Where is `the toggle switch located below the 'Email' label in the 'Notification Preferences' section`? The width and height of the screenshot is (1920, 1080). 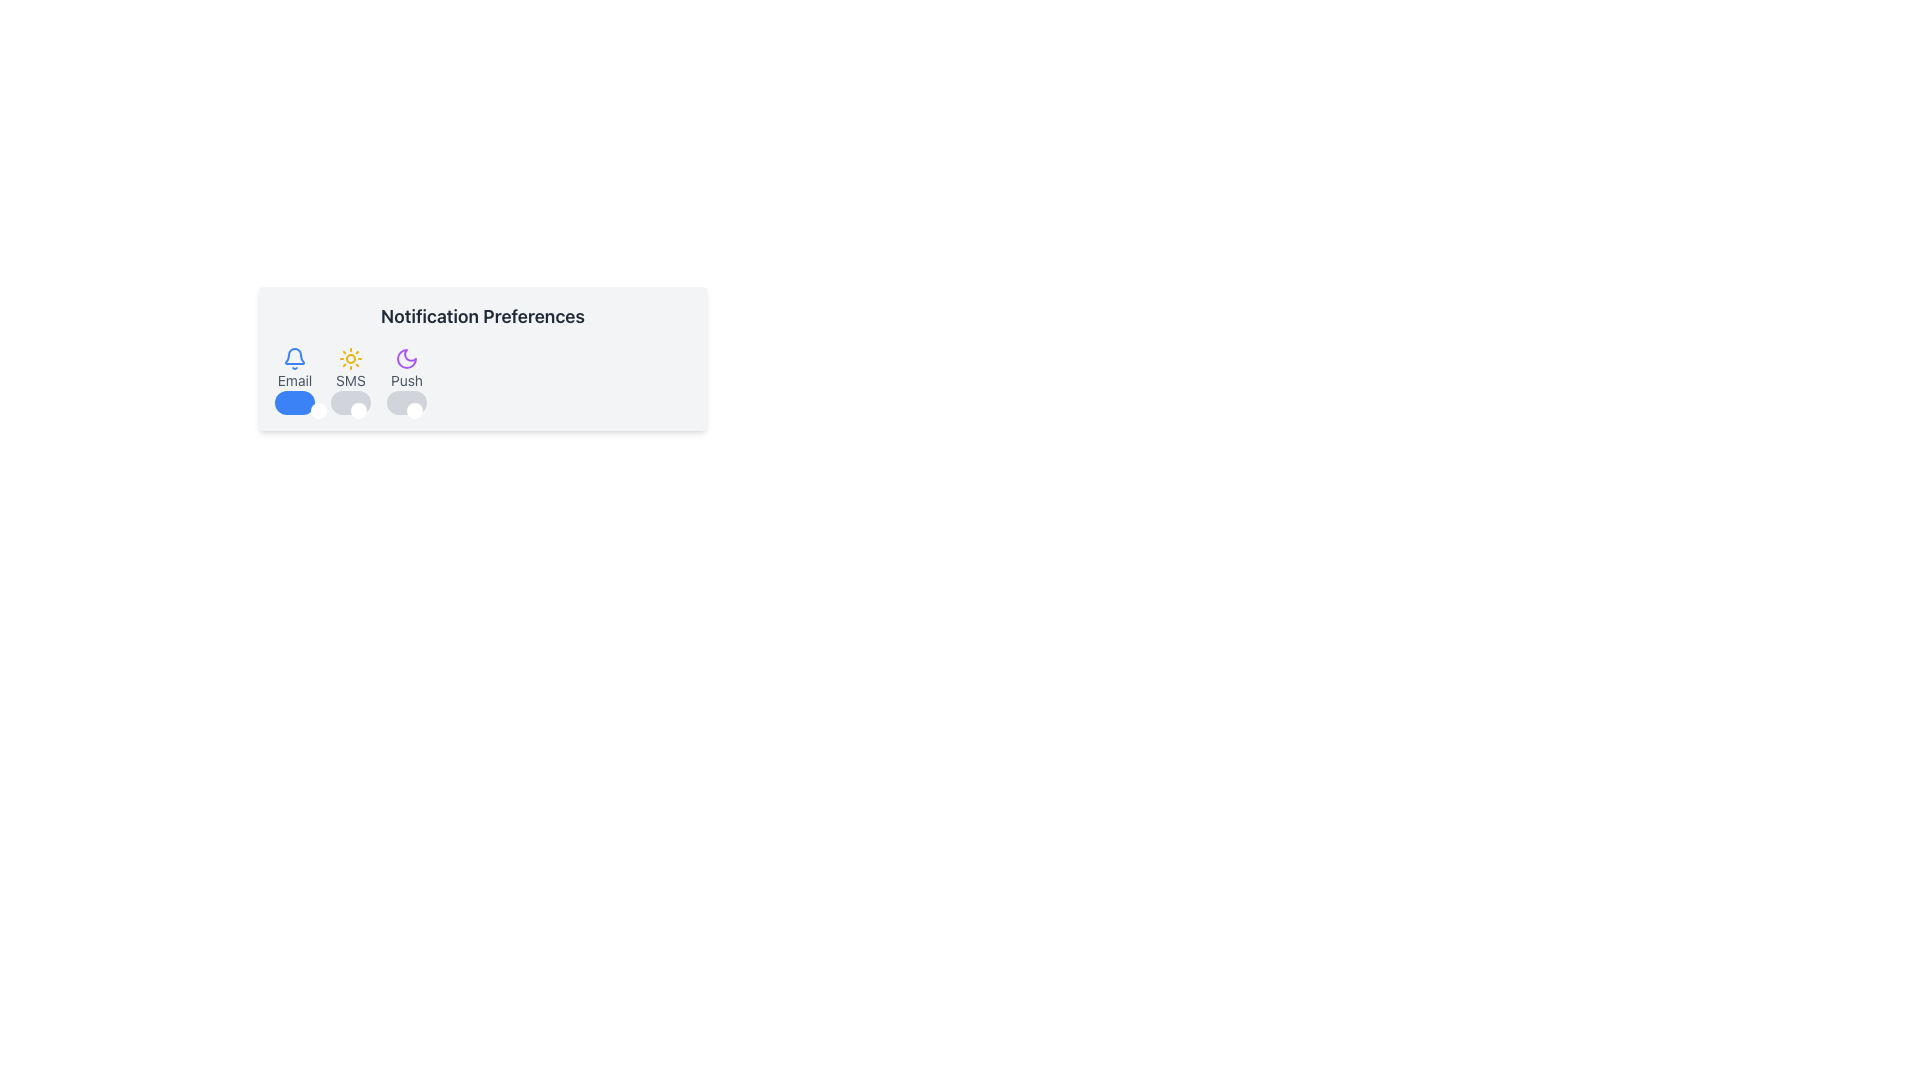
the toggle switch located below the 'Email' label in the 'Notification Preferences' section is located at coordinates (293, 402).